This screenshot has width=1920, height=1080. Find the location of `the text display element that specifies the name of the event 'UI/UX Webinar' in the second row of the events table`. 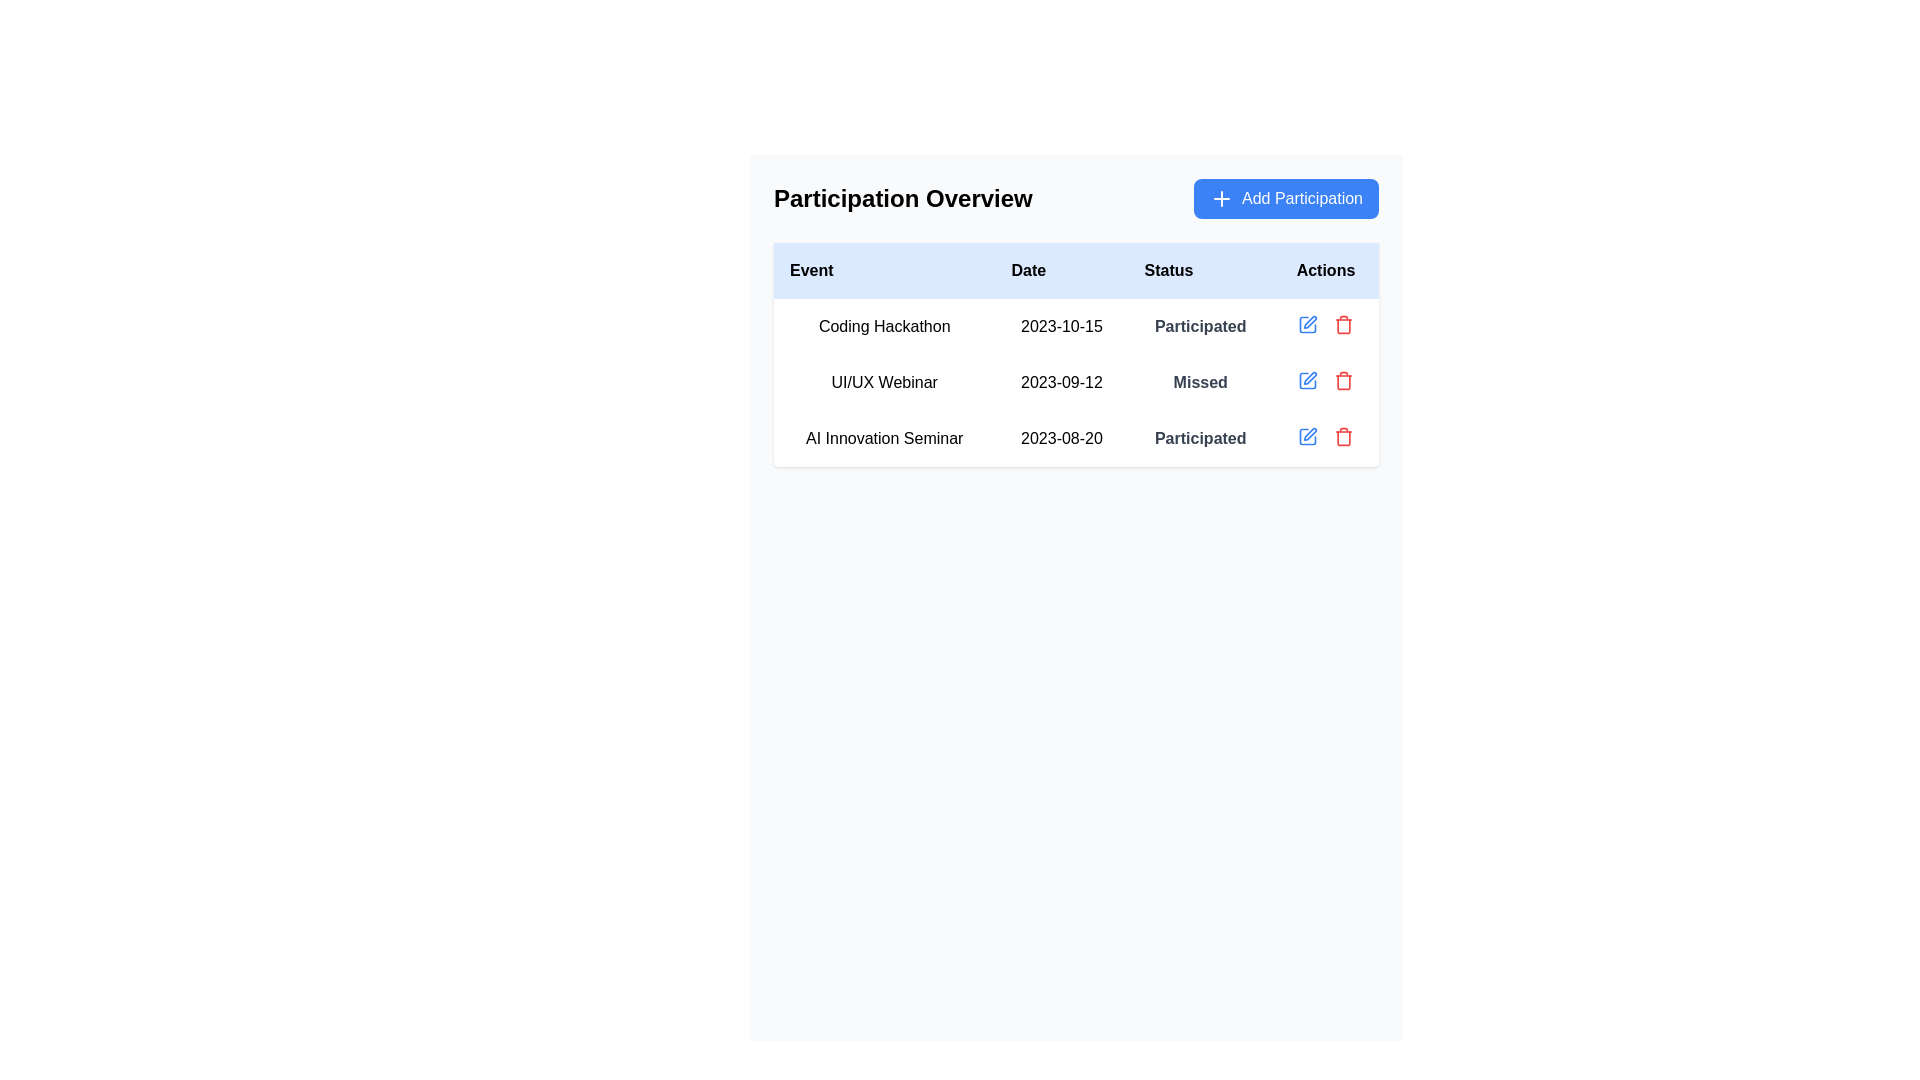

the text display element that specifies the name of the event 'UI/UX Webinar' in the second row of the events table is located at coordinates (883, 382).